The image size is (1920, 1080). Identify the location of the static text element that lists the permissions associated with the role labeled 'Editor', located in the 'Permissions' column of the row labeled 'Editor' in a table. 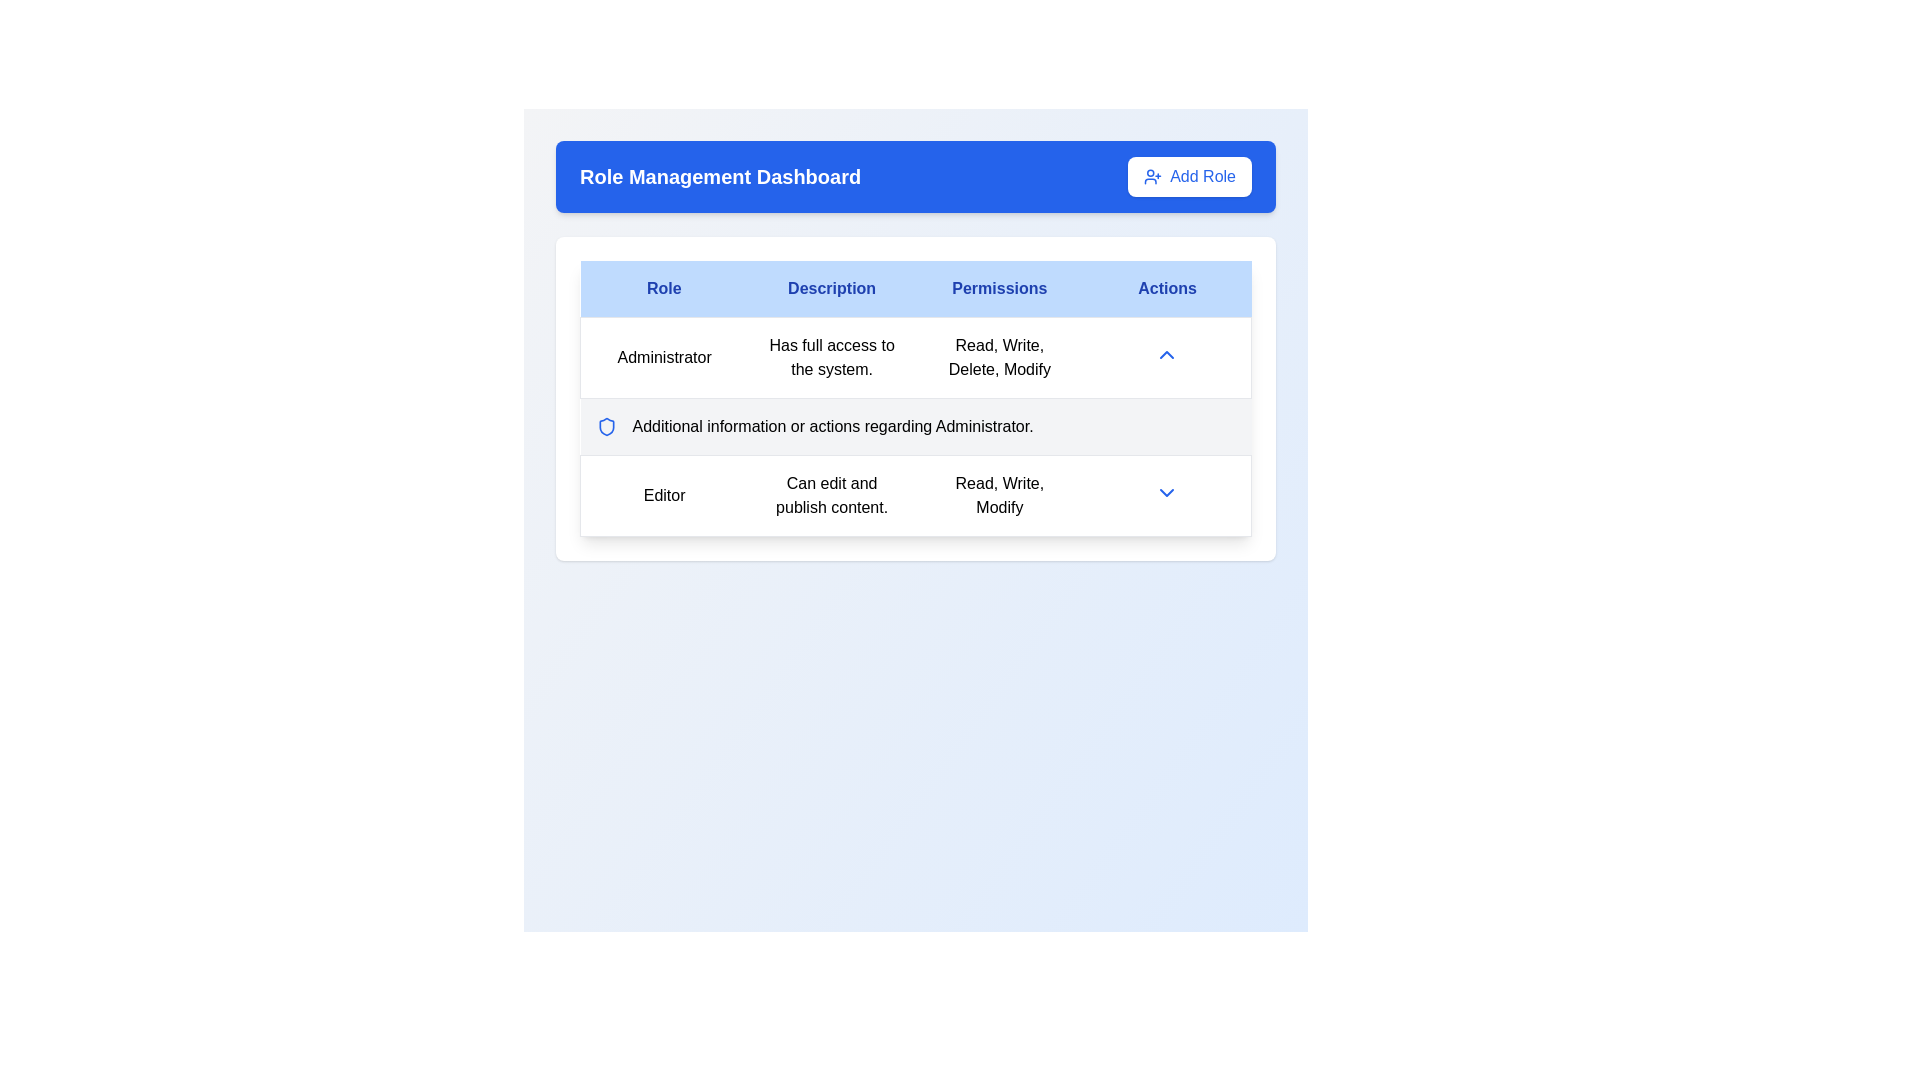
(999, 495).